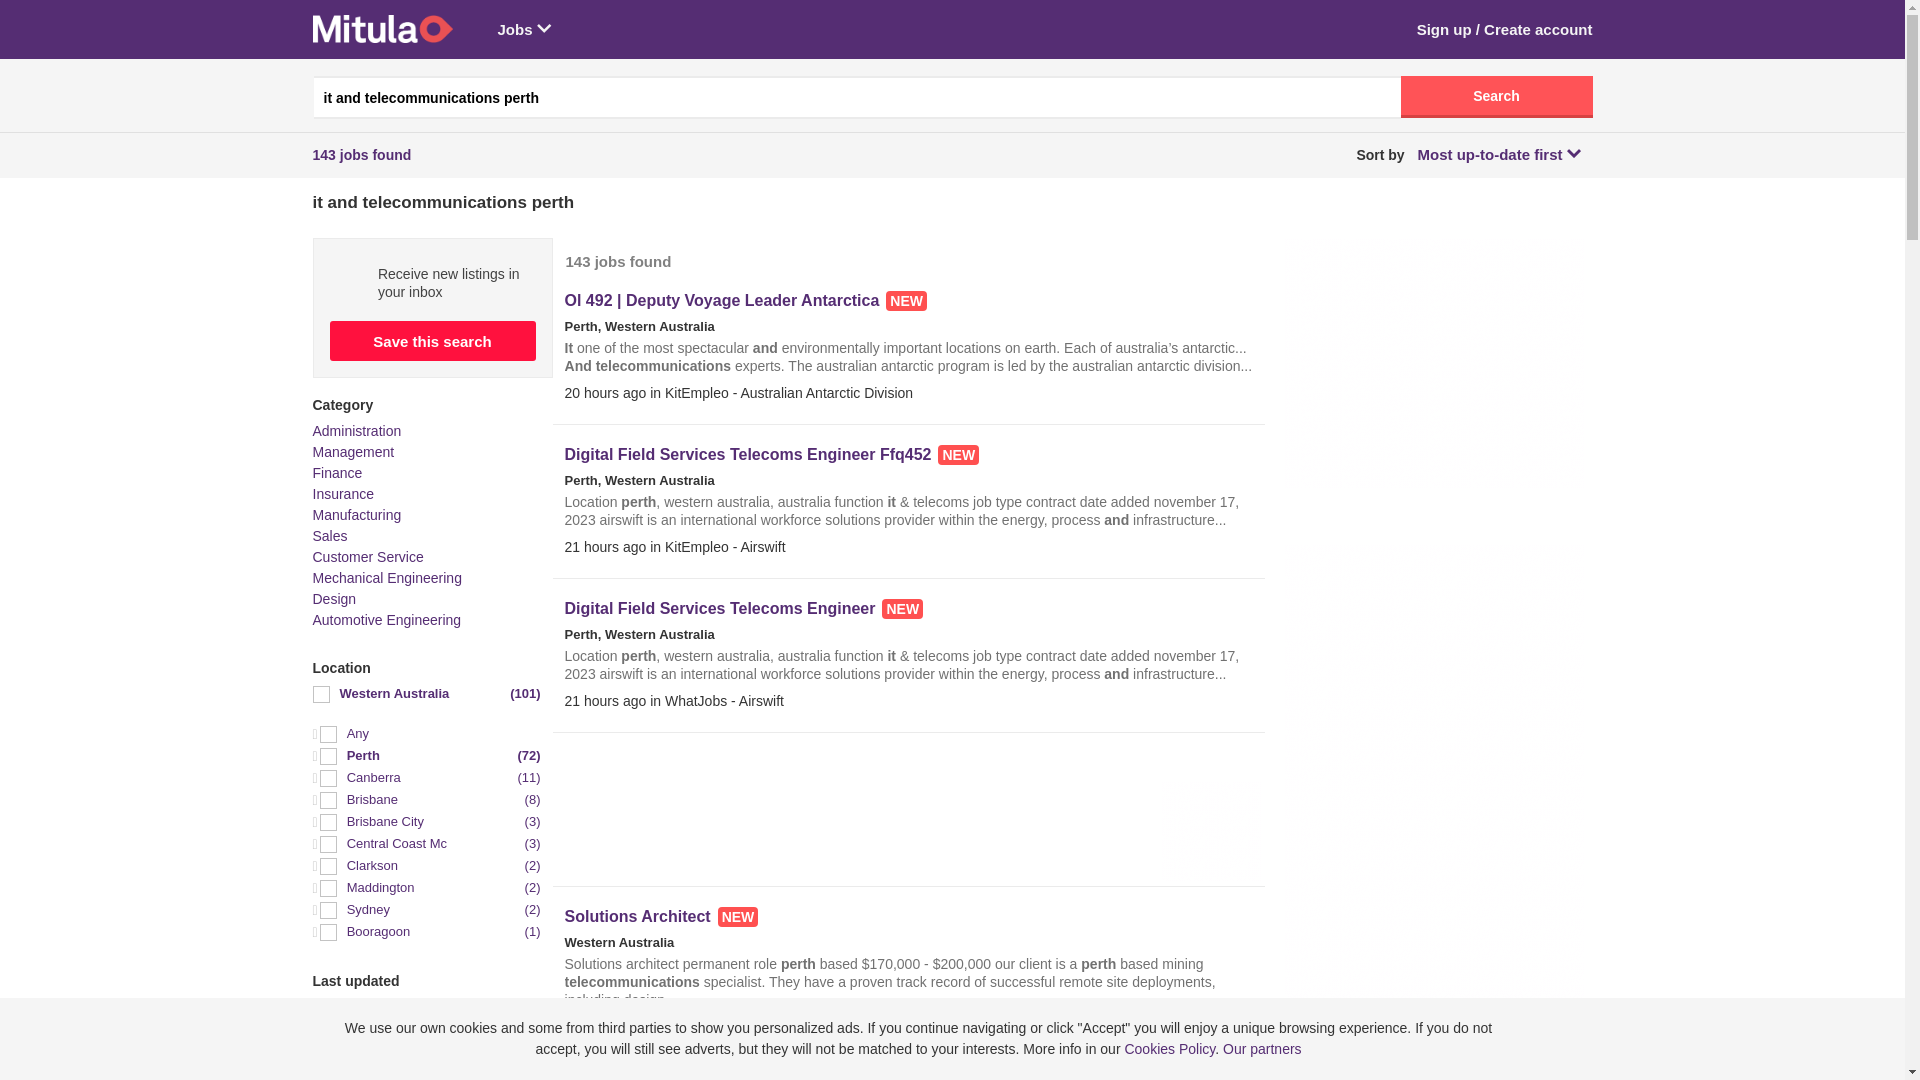  What do you see at coordinates (1169, 1048) in the screenshot?
I see `'Cookies Policy'` at bounding box center [1169, 1048].